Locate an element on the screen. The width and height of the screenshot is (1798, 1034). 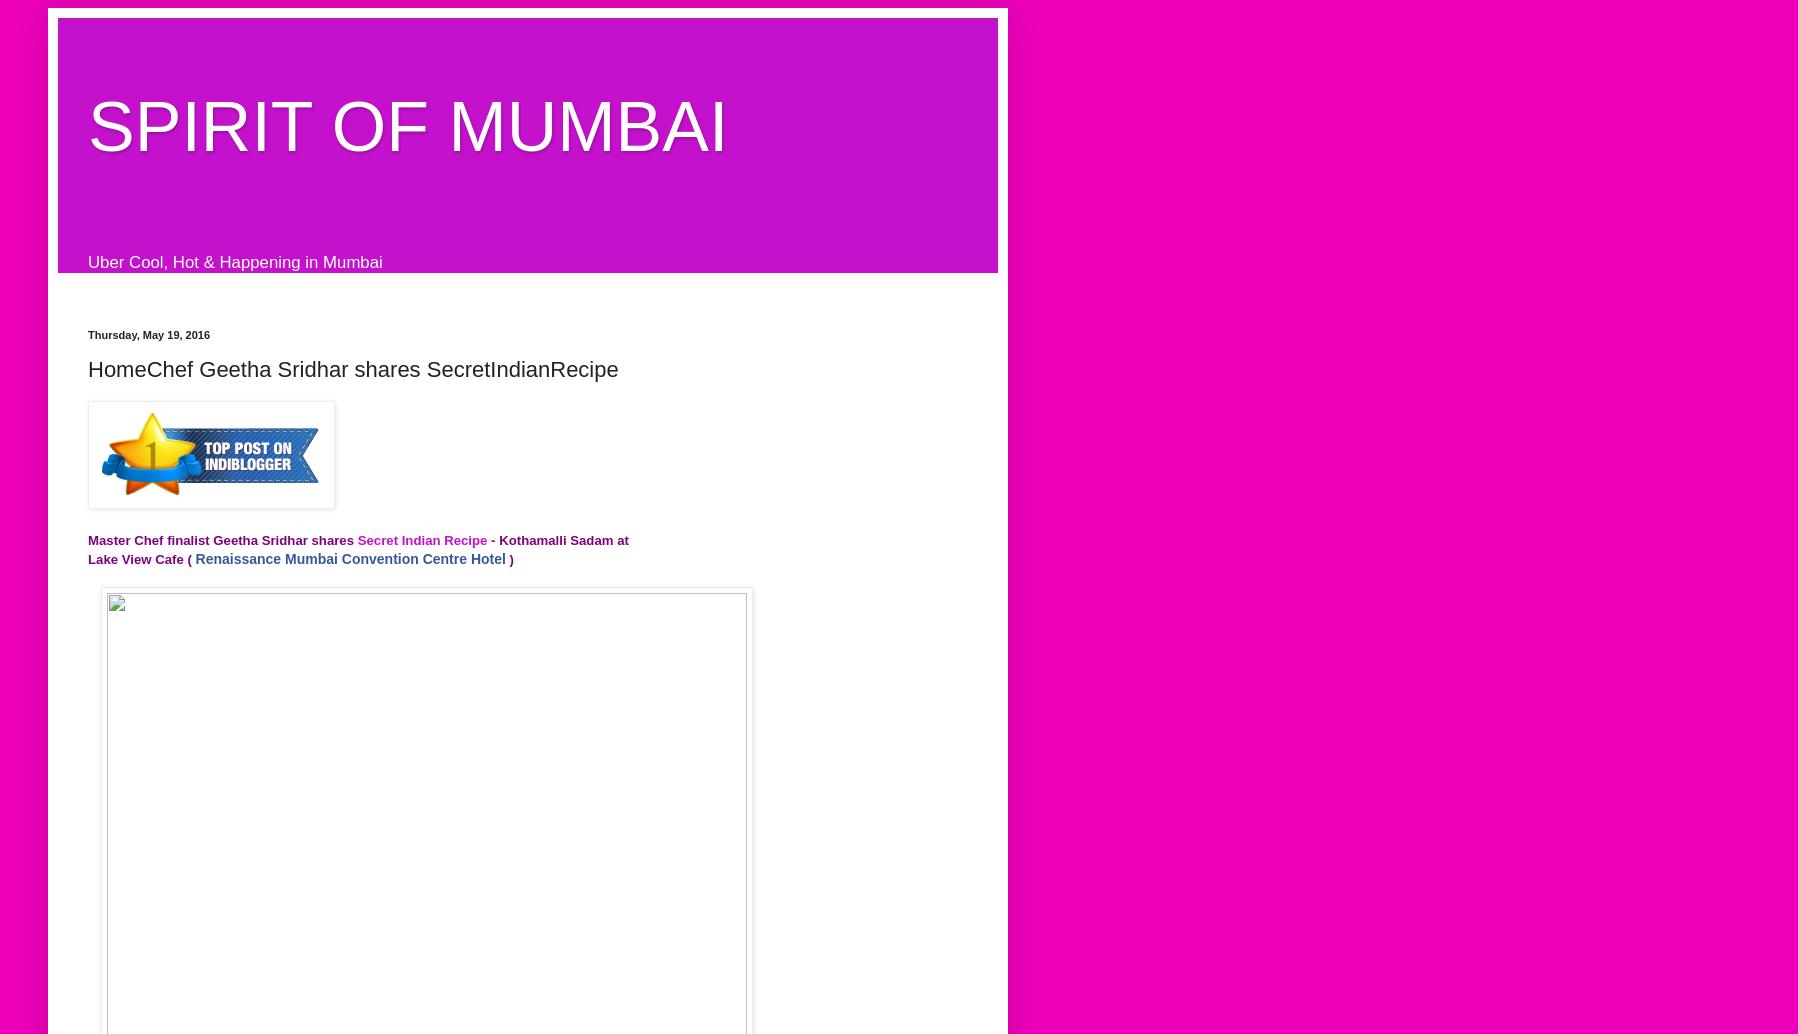
'Thursday, May 19, 2016' is located at coordinates (148, 332).